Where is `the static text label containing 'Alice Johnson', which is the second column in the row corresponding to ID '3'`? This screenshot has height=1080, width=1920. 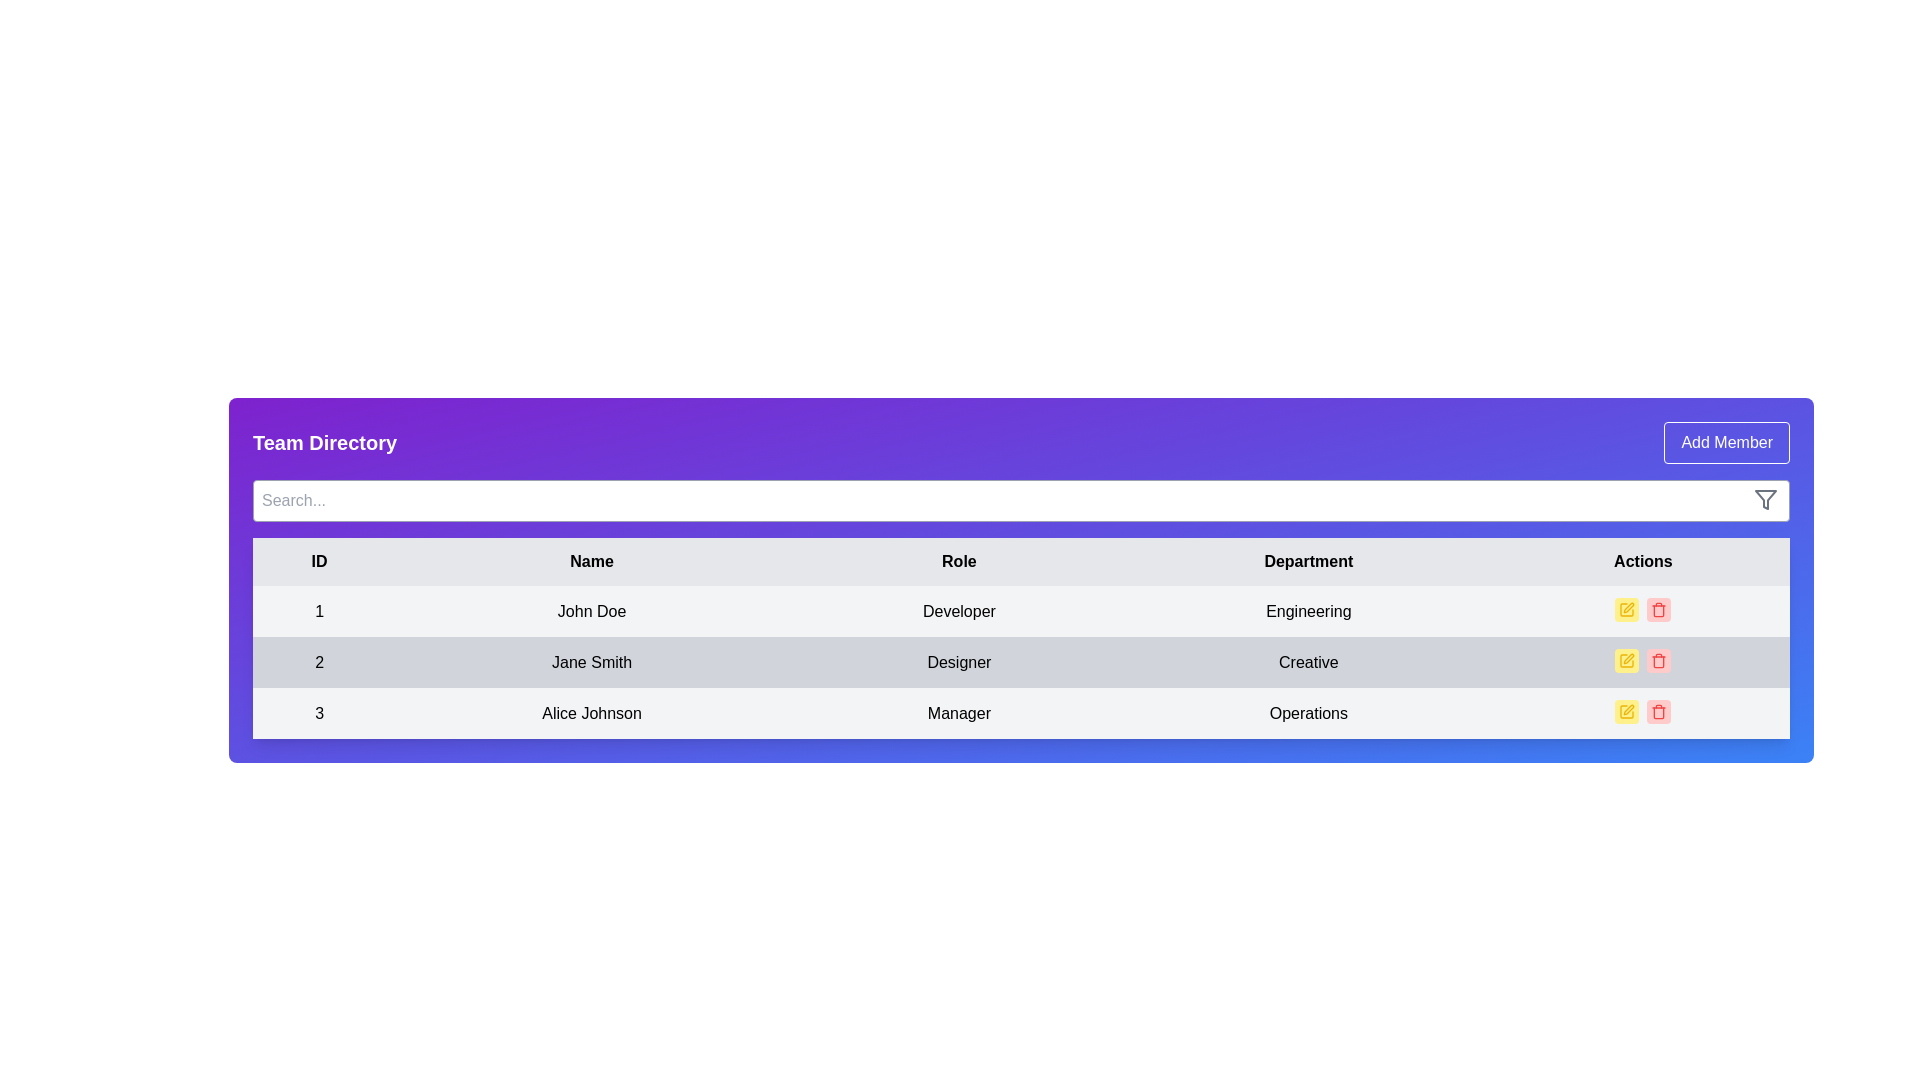 the static text label containing 'Alice Johnson', which is the second column in the row corresponding to ID '3' is located at coordinates (591, 712).